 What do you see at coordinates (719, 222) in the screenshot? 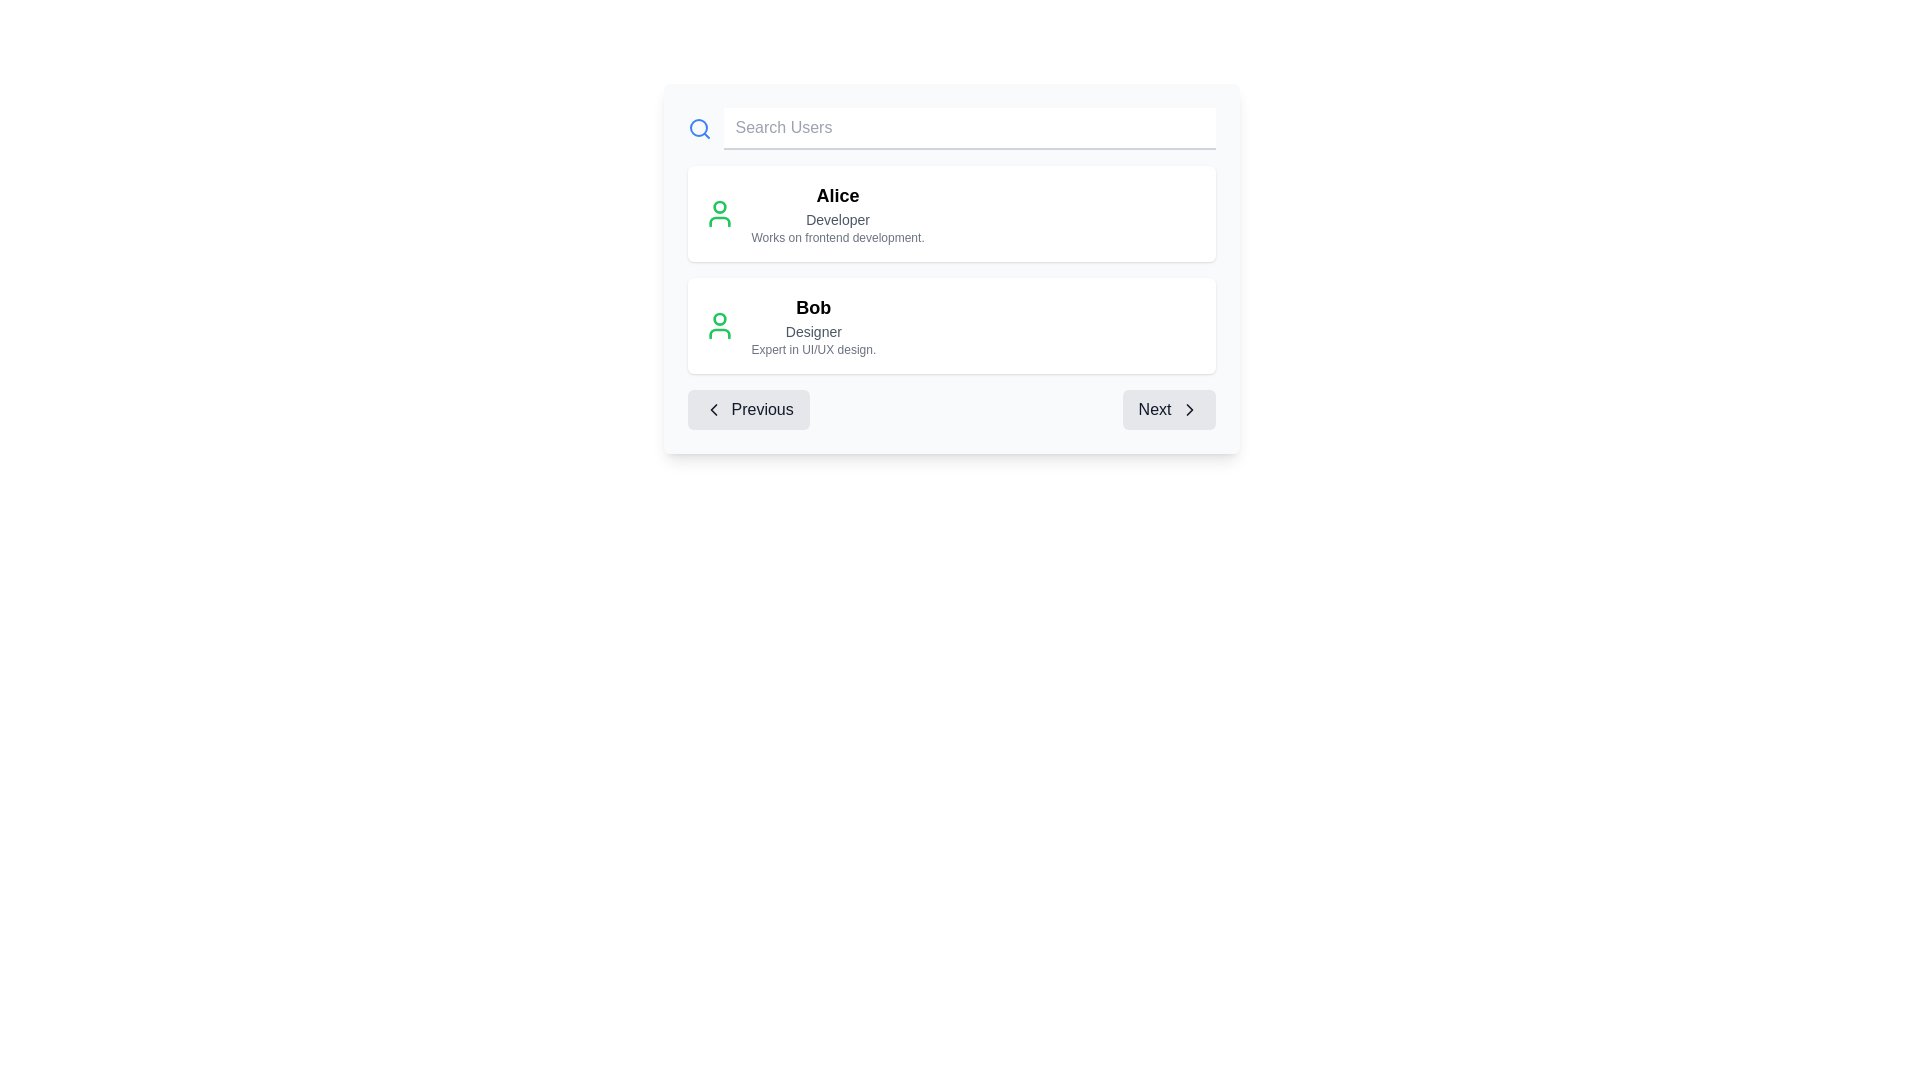
I see `bottom segment of the user icon in green, which represents a profile or account, located to the left of the user name 'Alice' in the search result panel by using developer tools` at bounding box center [719, 222].